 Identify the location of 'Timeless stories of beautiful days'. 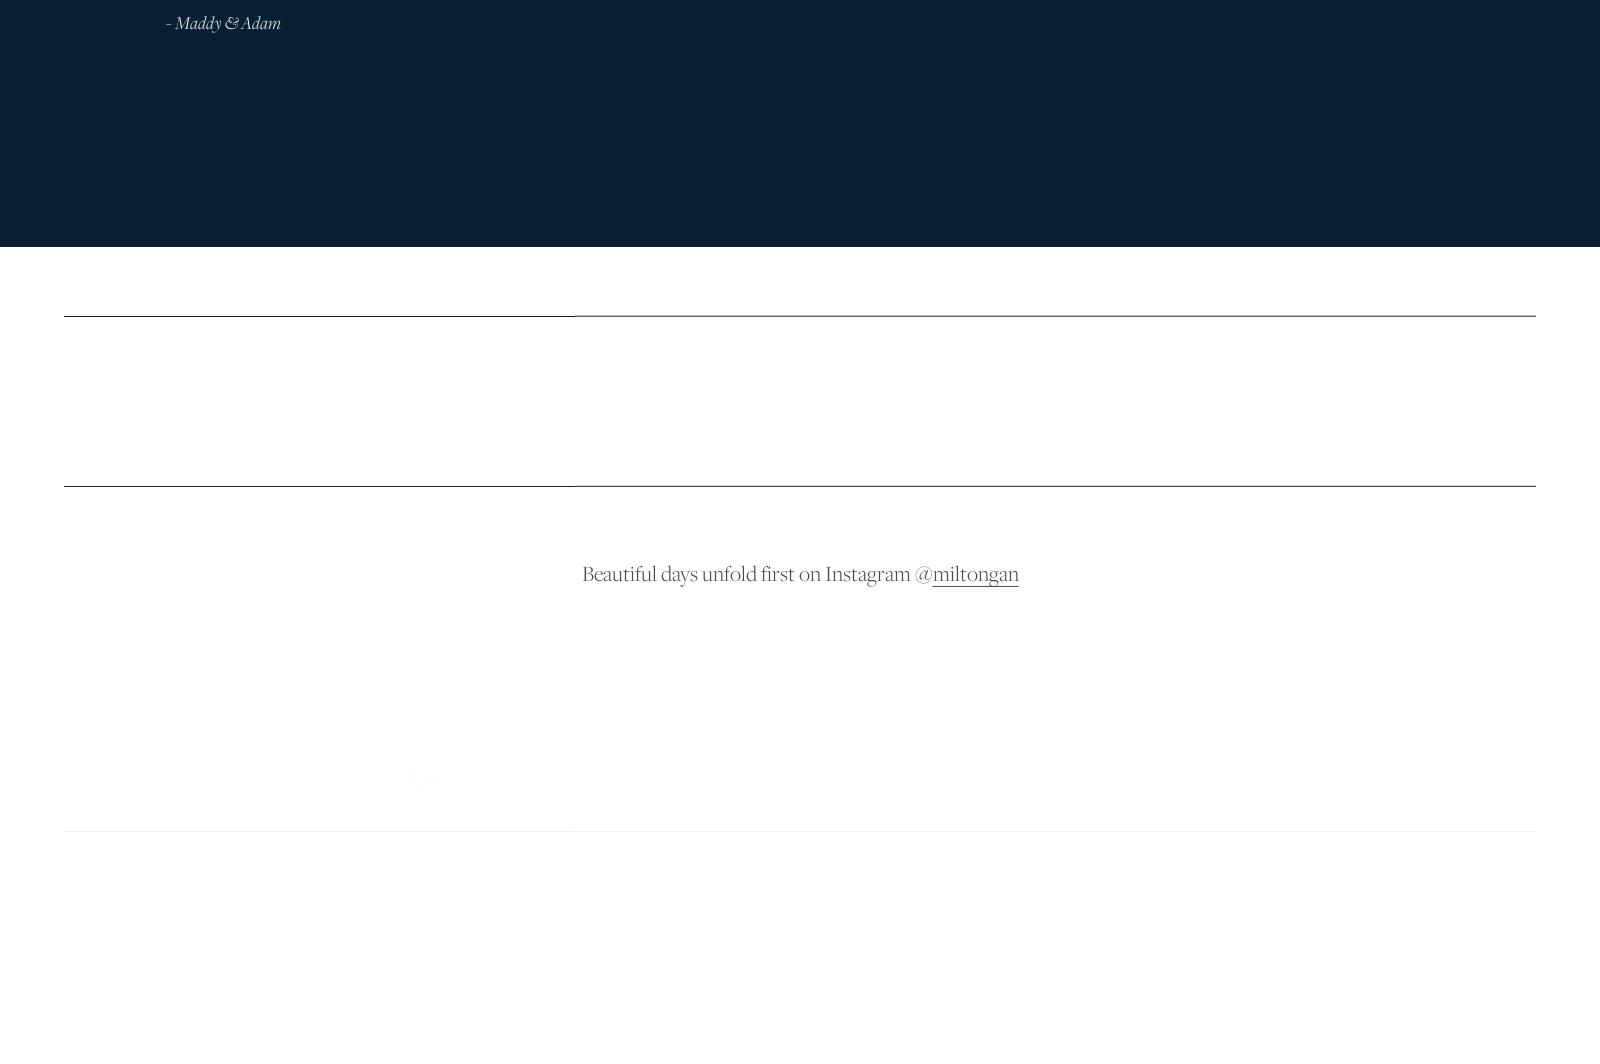
(63, 926).